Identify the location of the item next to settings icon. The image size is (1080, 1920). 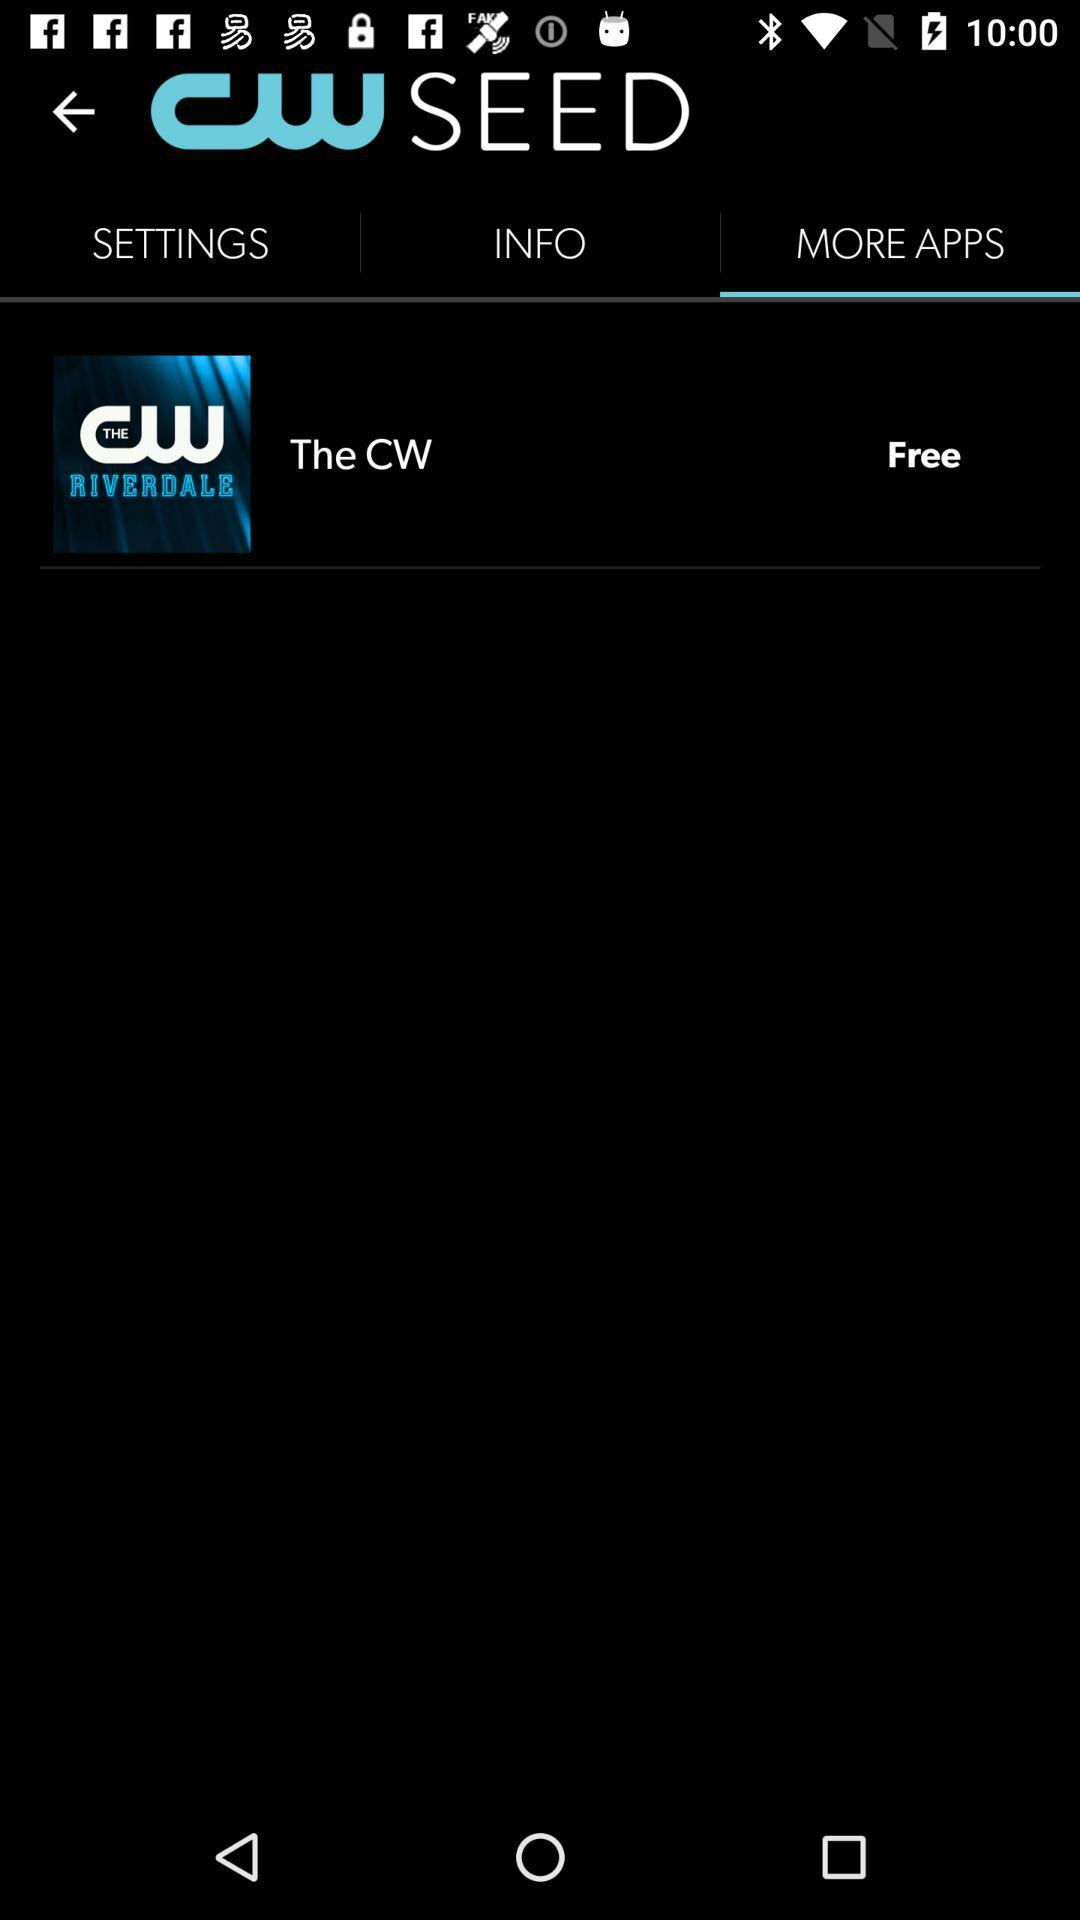
(540, 242).